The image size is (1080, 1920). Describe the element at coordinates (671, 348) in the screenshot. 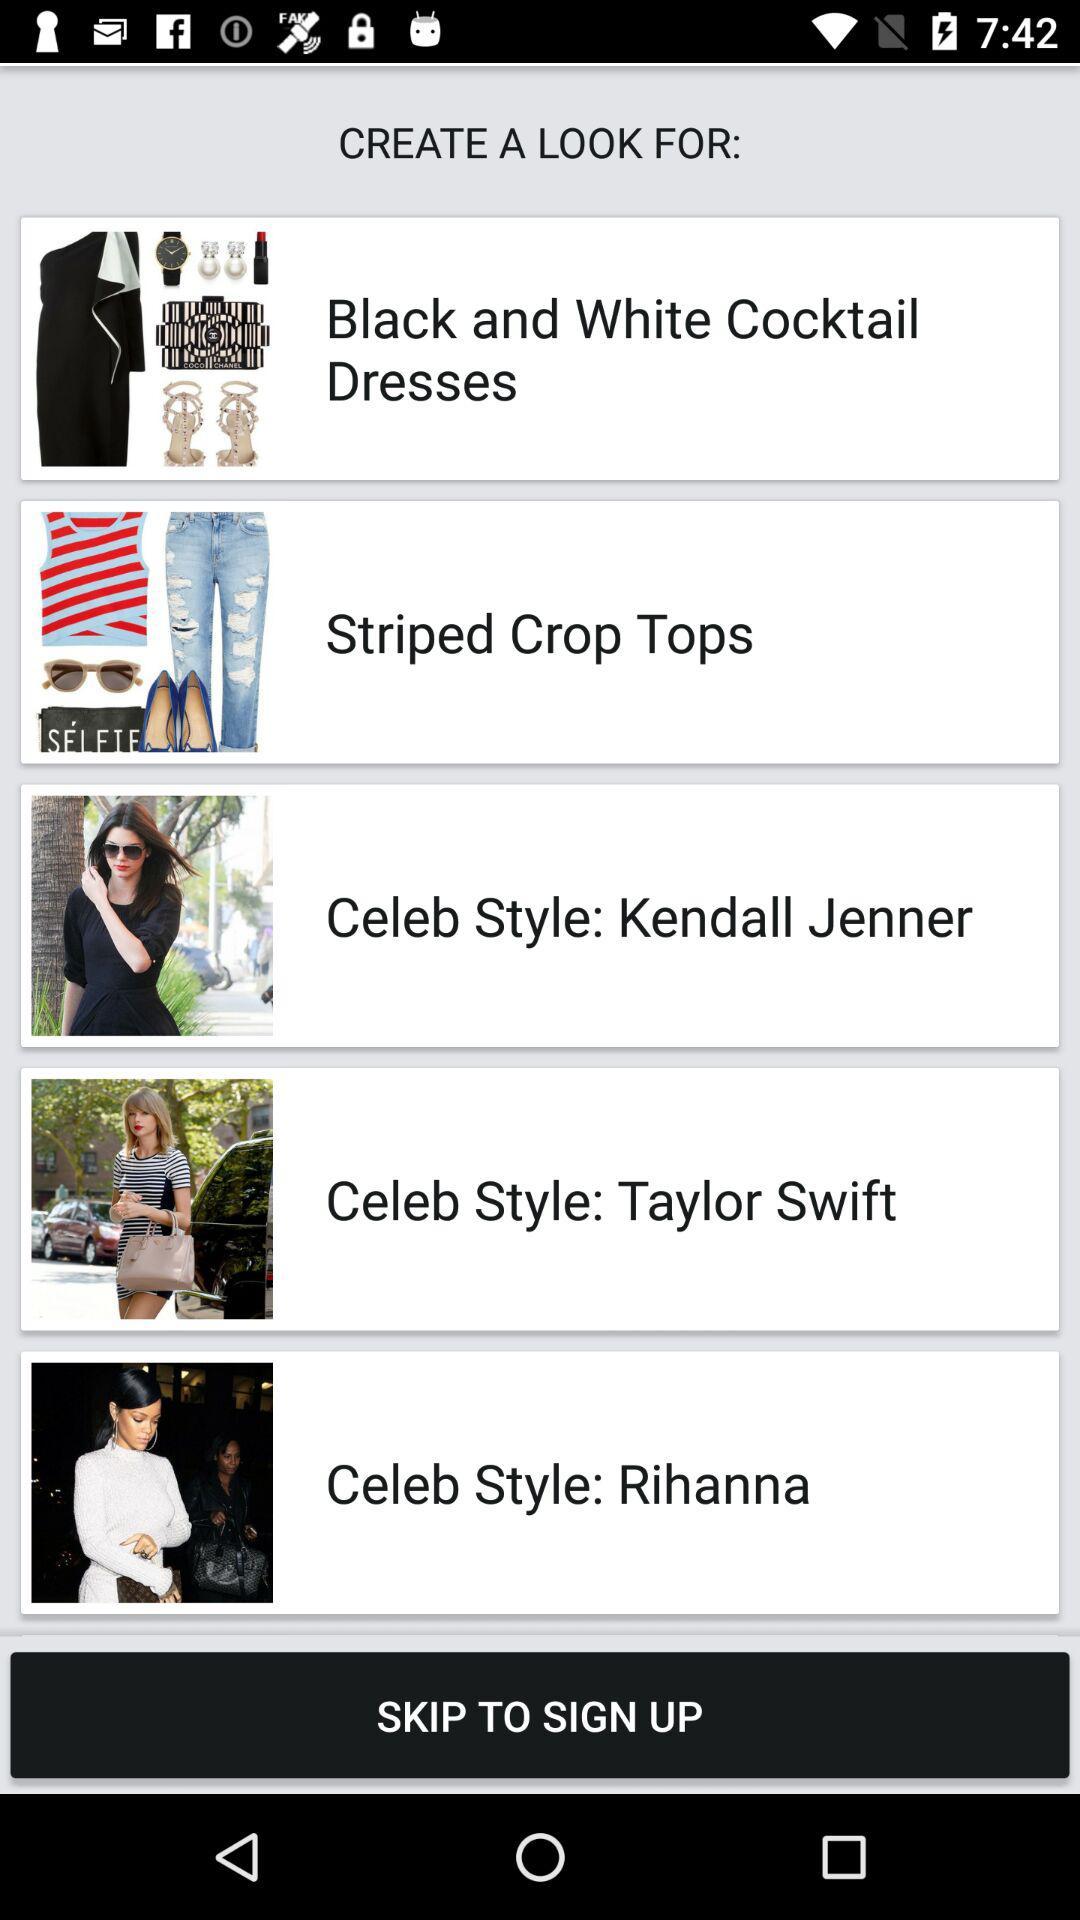

I see `the app below the create a look app` at that location.